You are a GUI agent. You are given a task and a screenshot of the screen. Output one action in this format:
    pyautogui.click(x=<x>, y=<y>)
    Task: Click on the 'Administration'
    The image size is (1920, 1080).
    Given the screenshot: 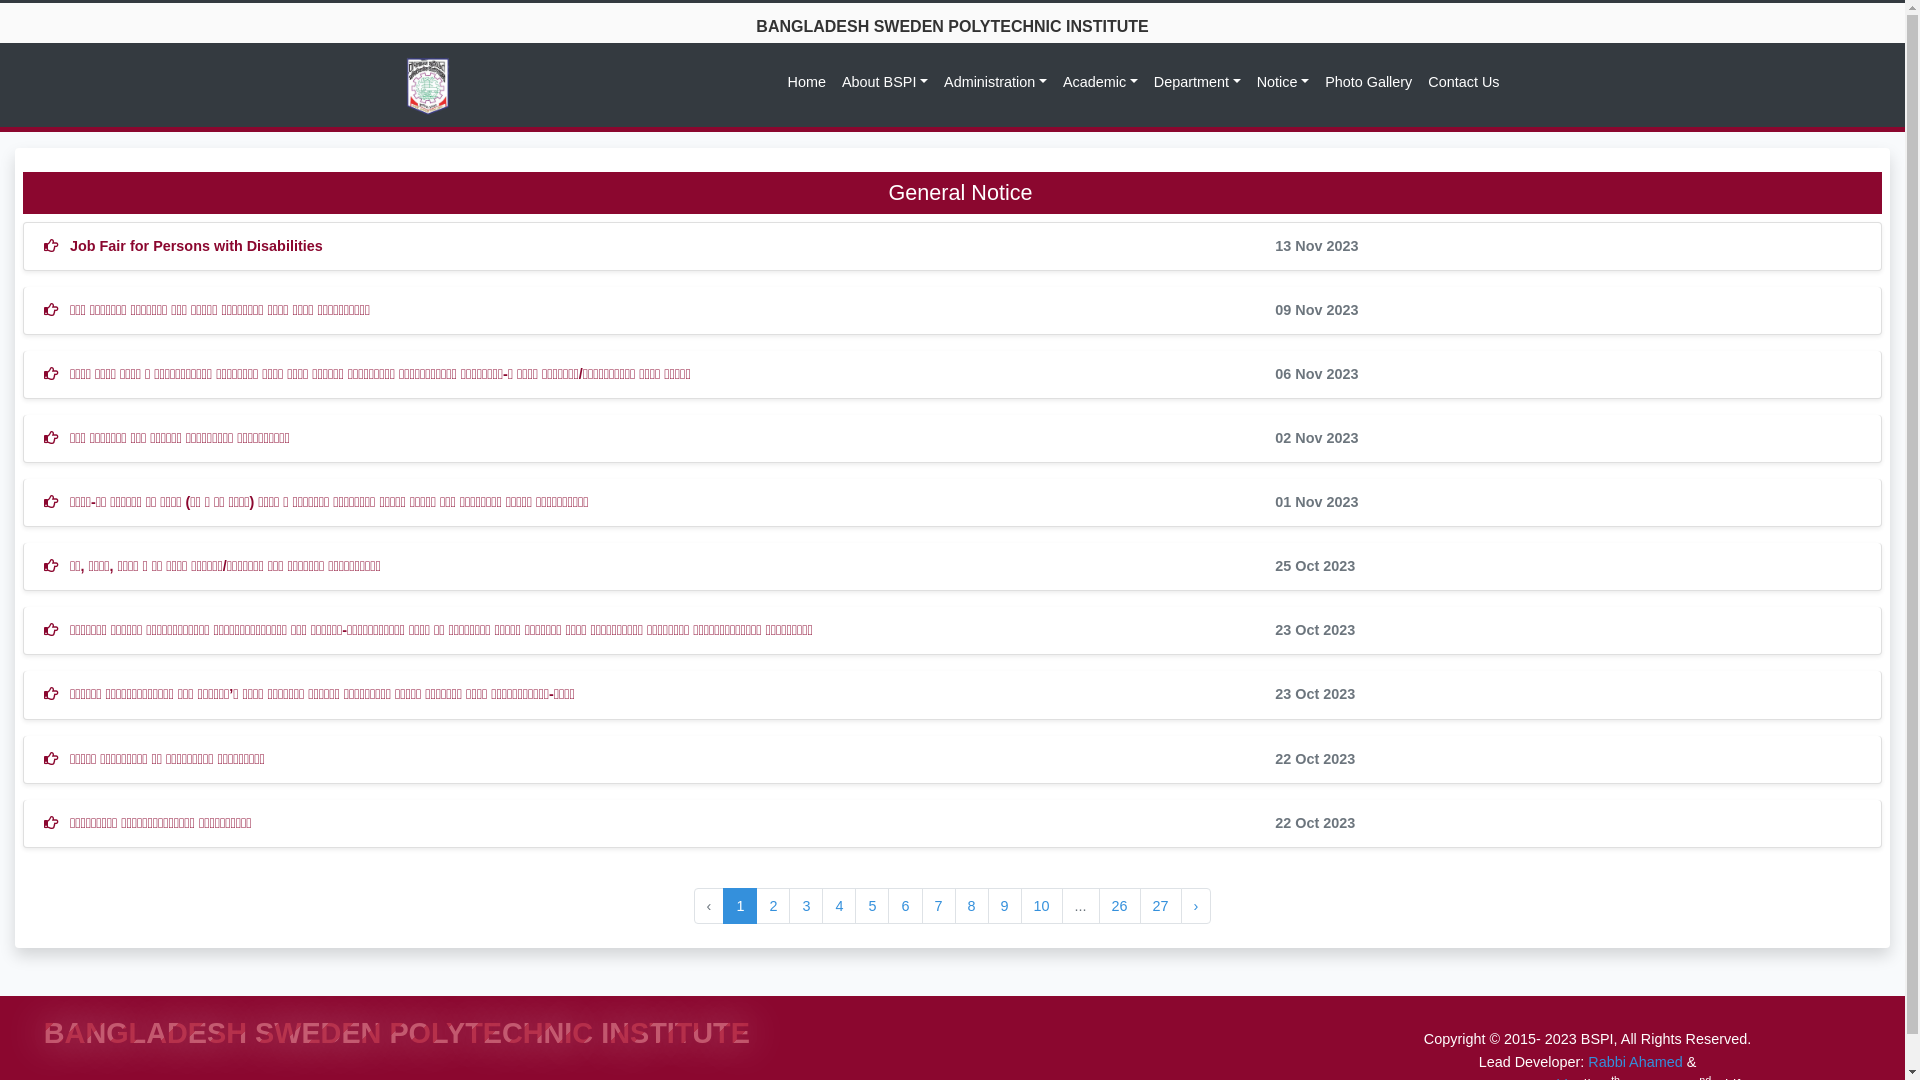 What is the action you would take?
    pyautogui.click(x=995, y=81)
    